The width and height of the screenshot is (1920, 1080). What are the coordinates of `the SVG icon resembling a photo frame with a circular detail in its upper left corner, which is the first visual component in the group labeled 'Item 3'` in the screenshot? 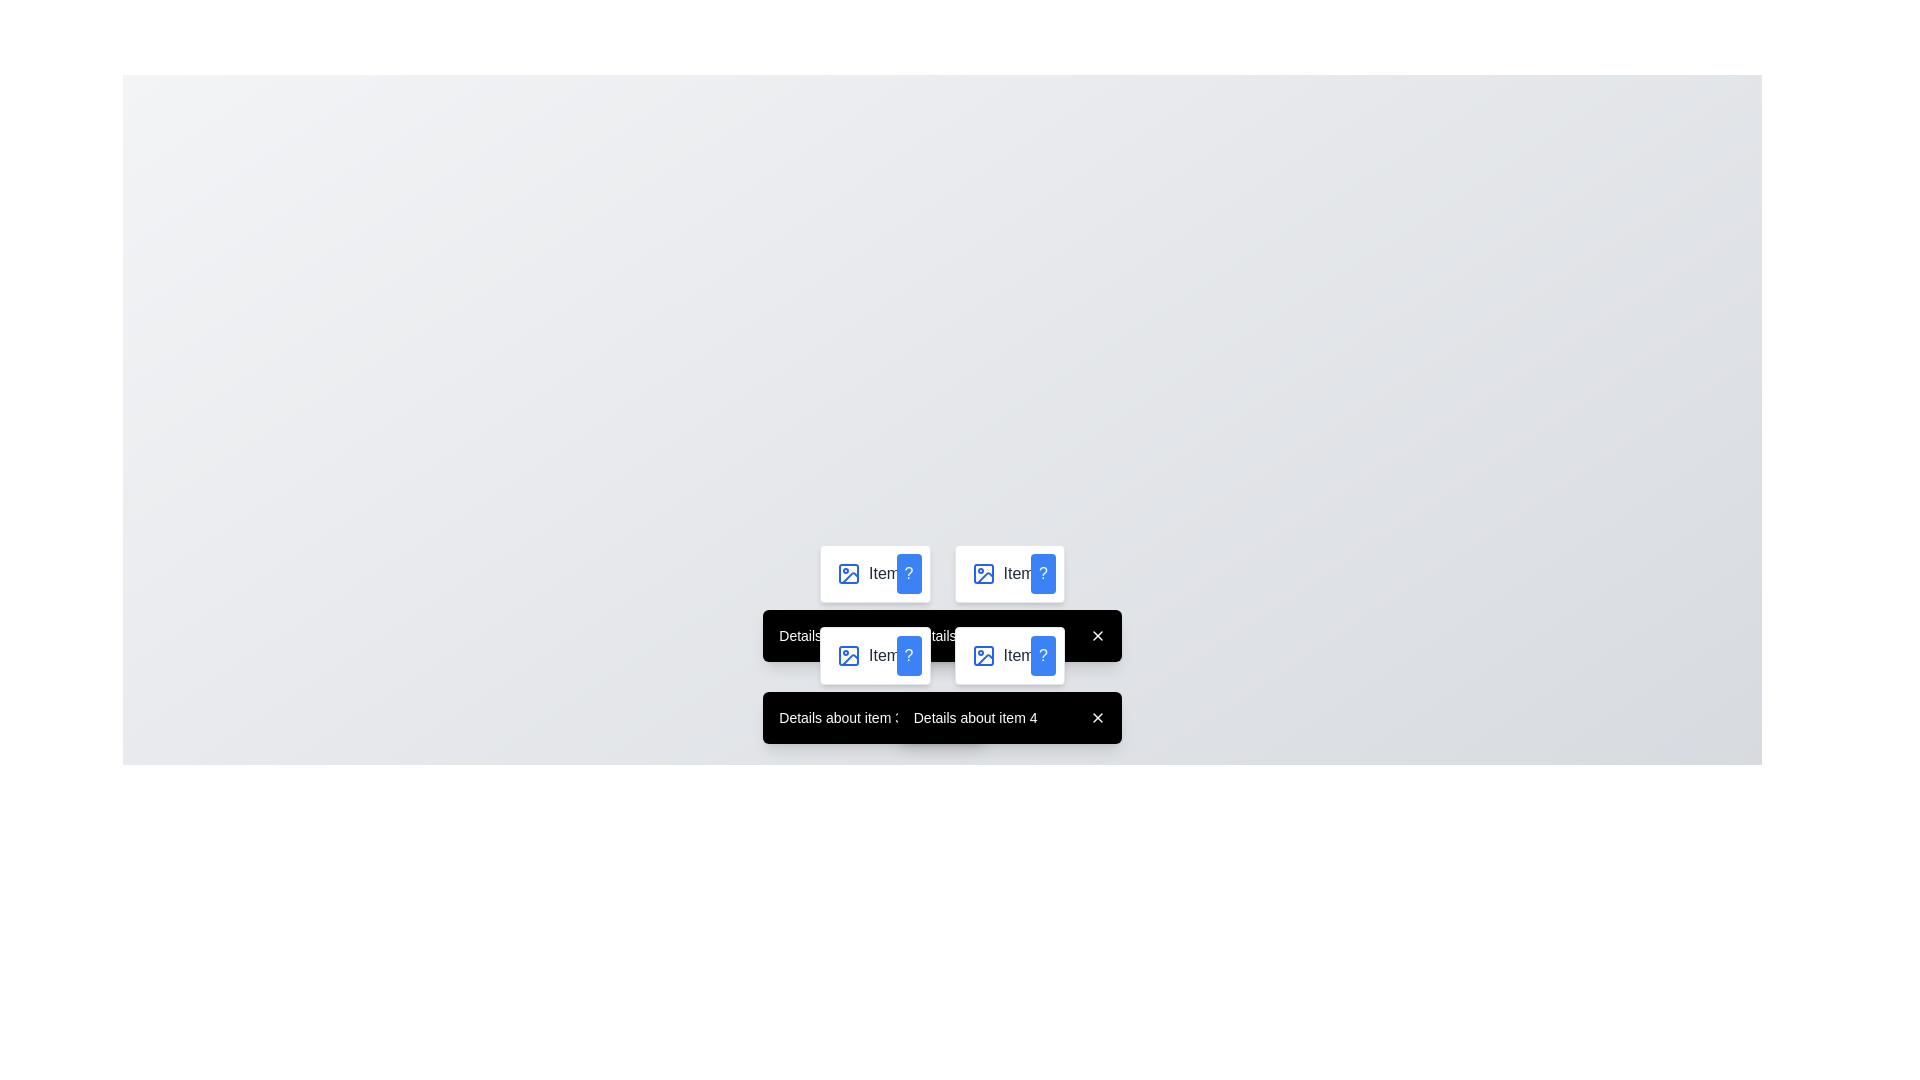 It's located at (849, 655).